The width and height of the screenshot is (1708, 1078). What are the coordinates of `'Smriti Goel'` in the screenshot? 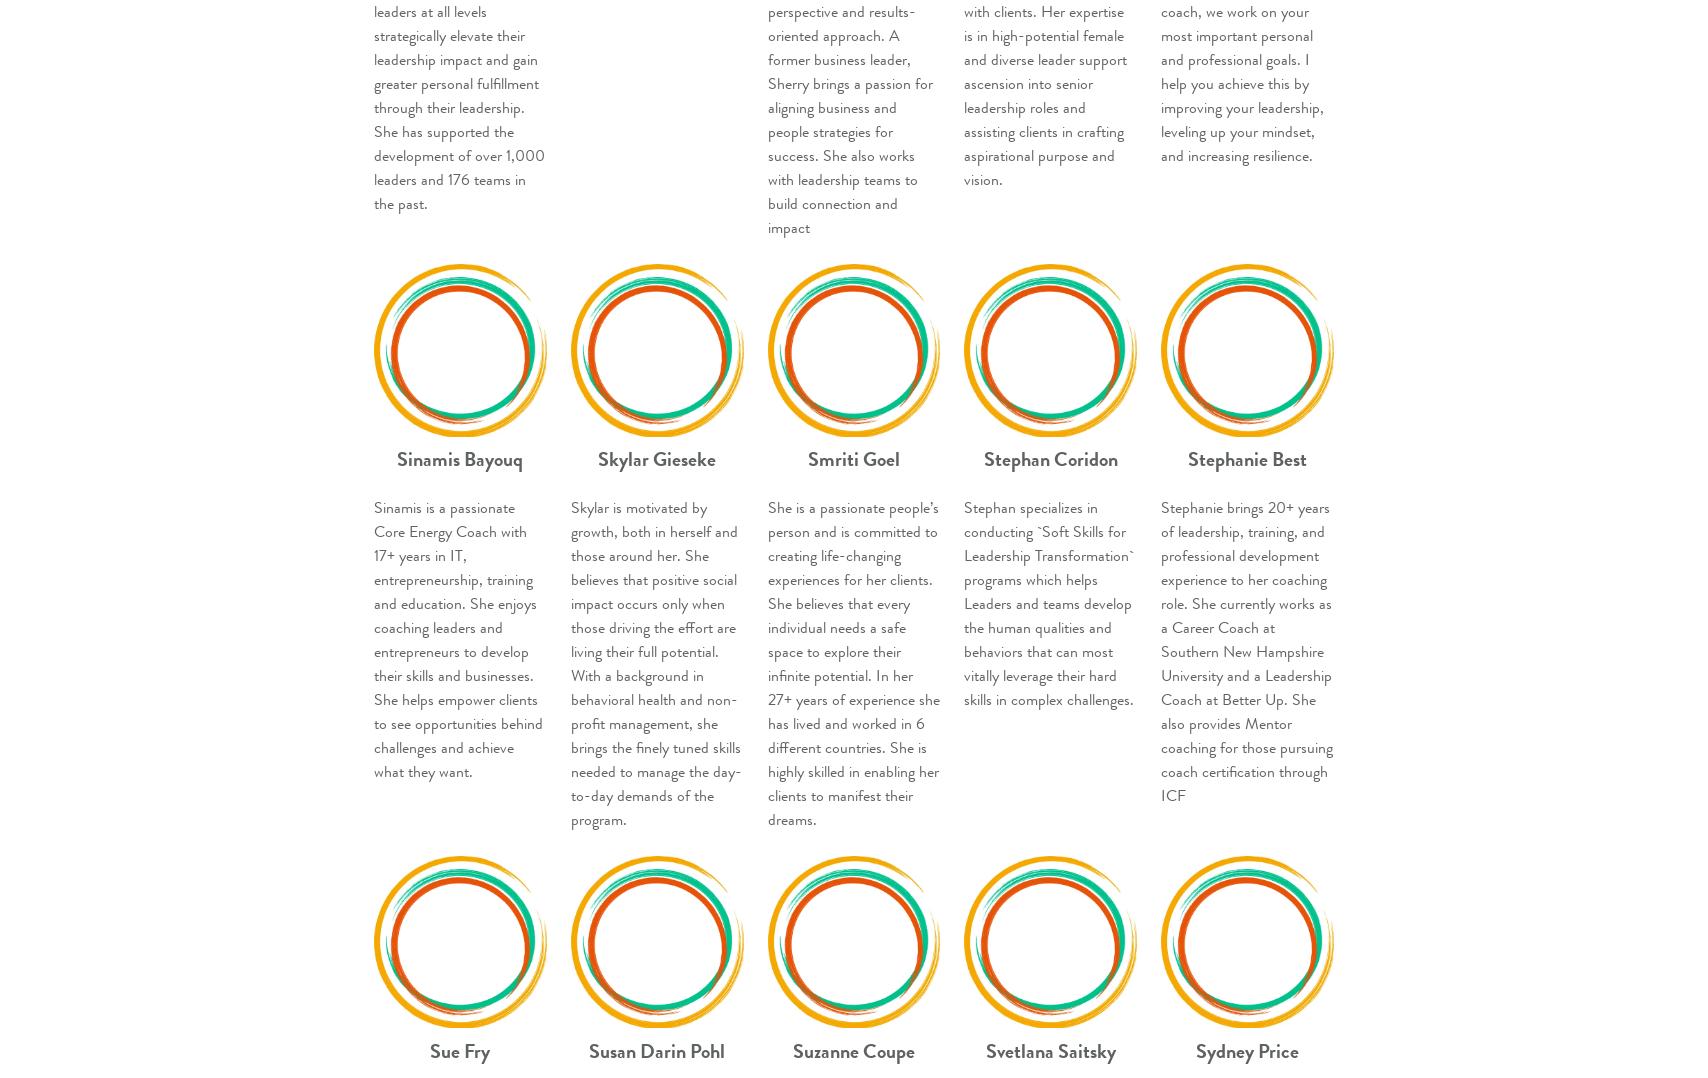 It's located at (852, 459).